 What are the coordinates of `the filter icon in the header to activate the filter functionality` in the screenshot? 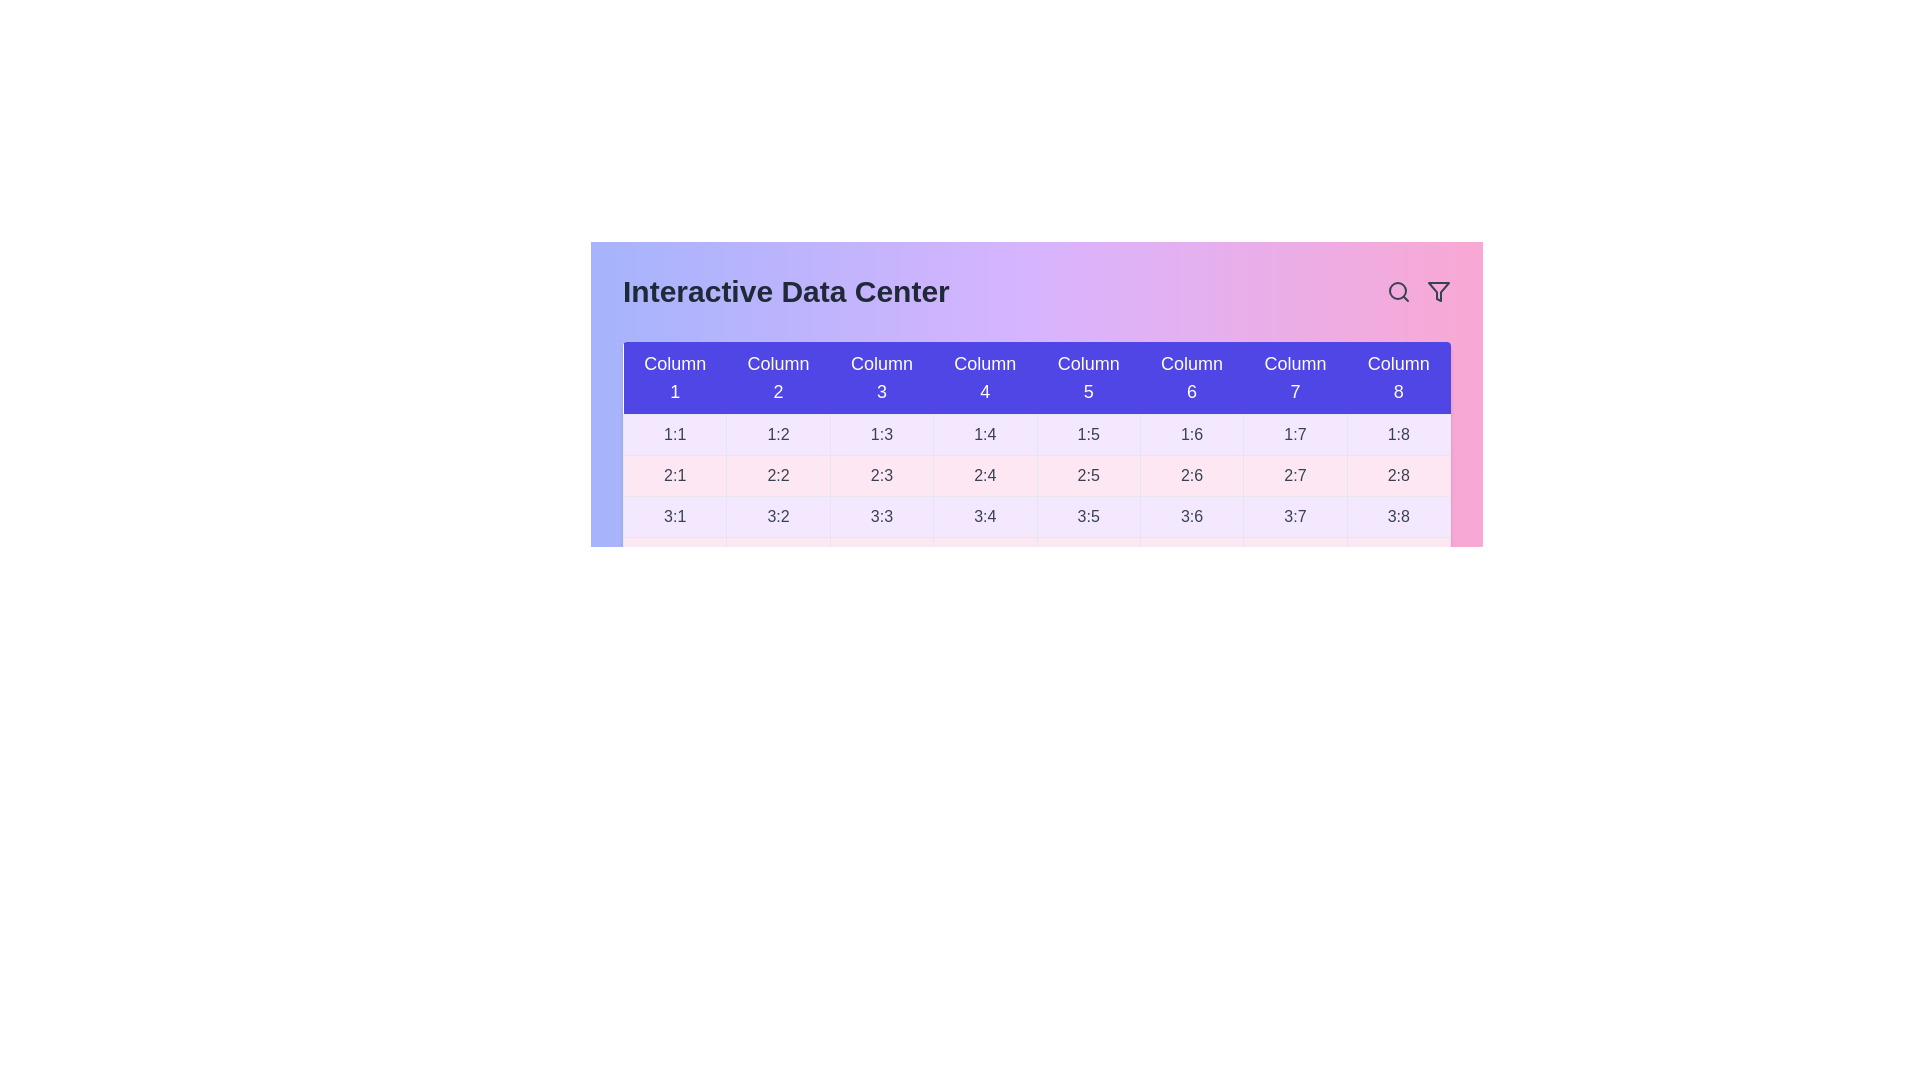 It's located at (1438, 292).